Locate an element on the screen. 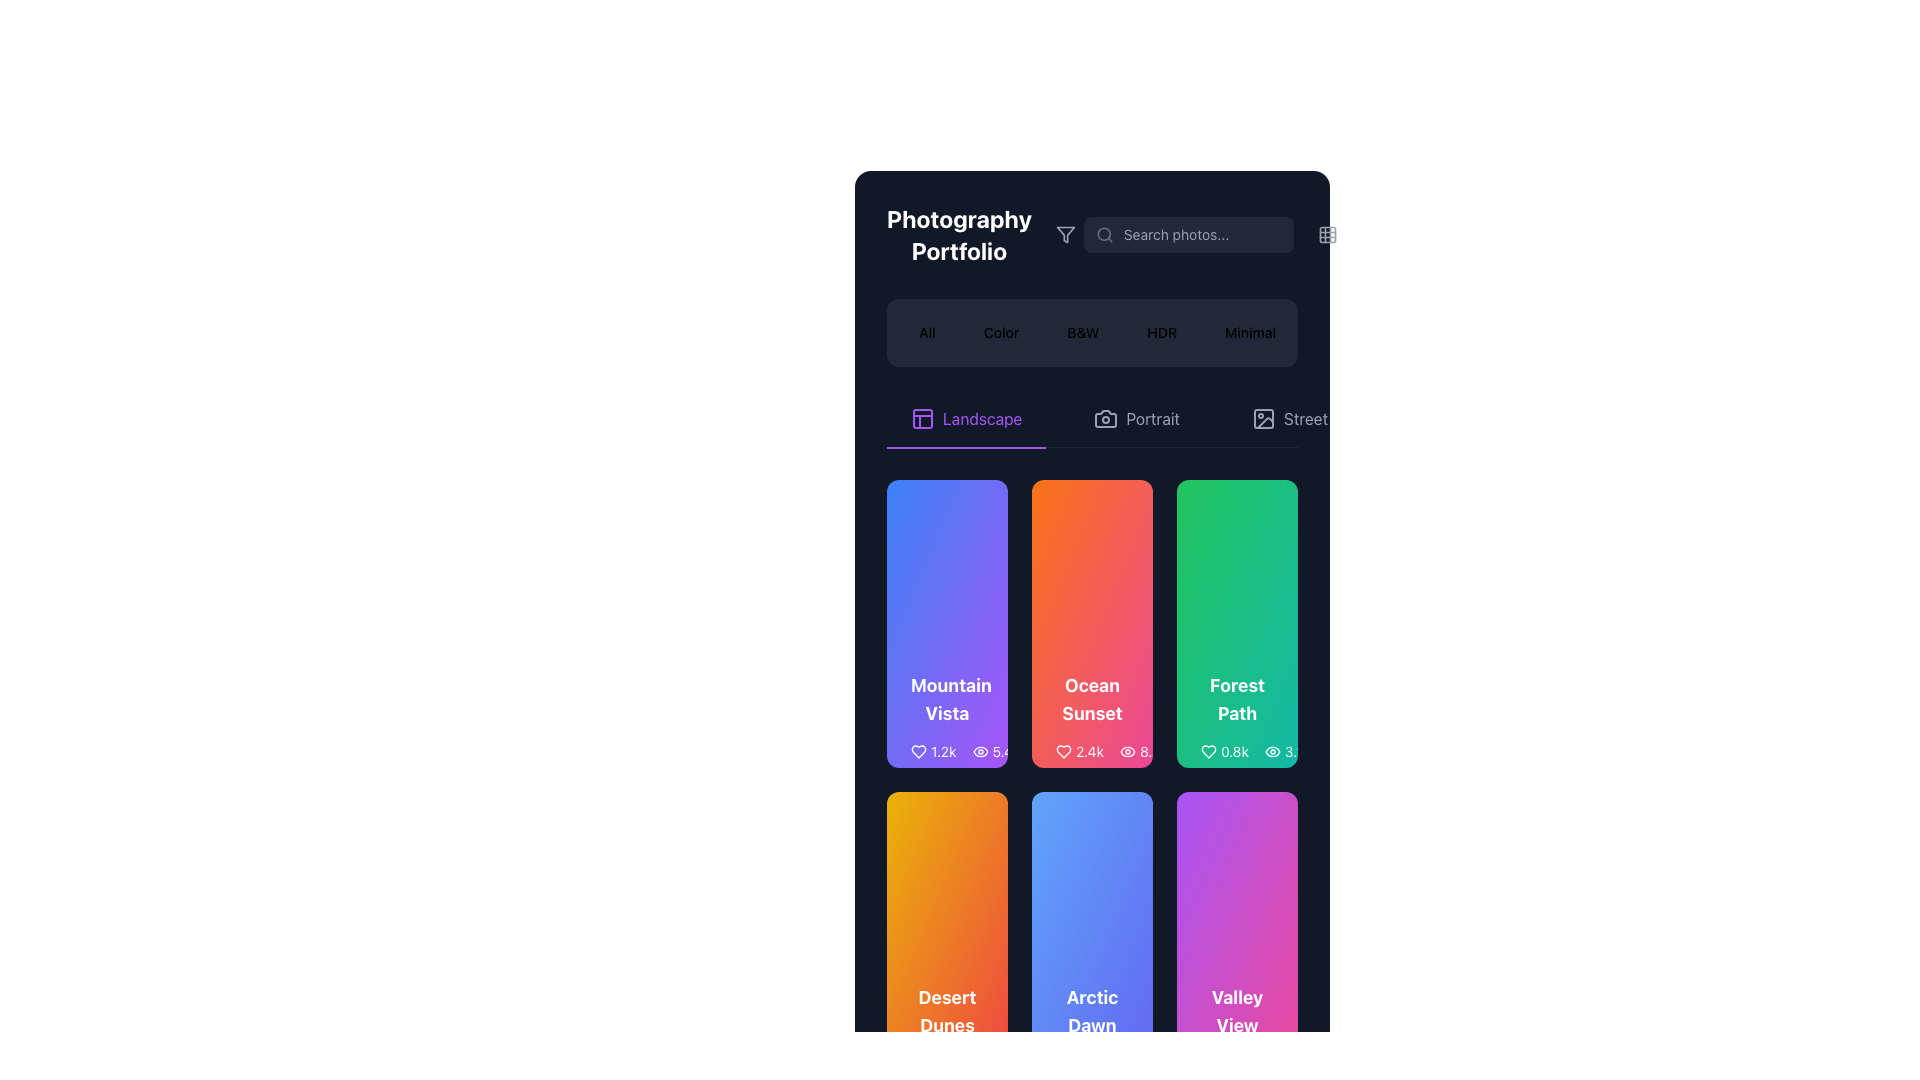 The width and height of the screenshot is (1920, 1080). the camera icon, which is a minimalistic outlined design with a dark stroke, located to the left of the text 'Portrait' in the navigation bar for filtering photographs is located at coordinates (1105, 418).